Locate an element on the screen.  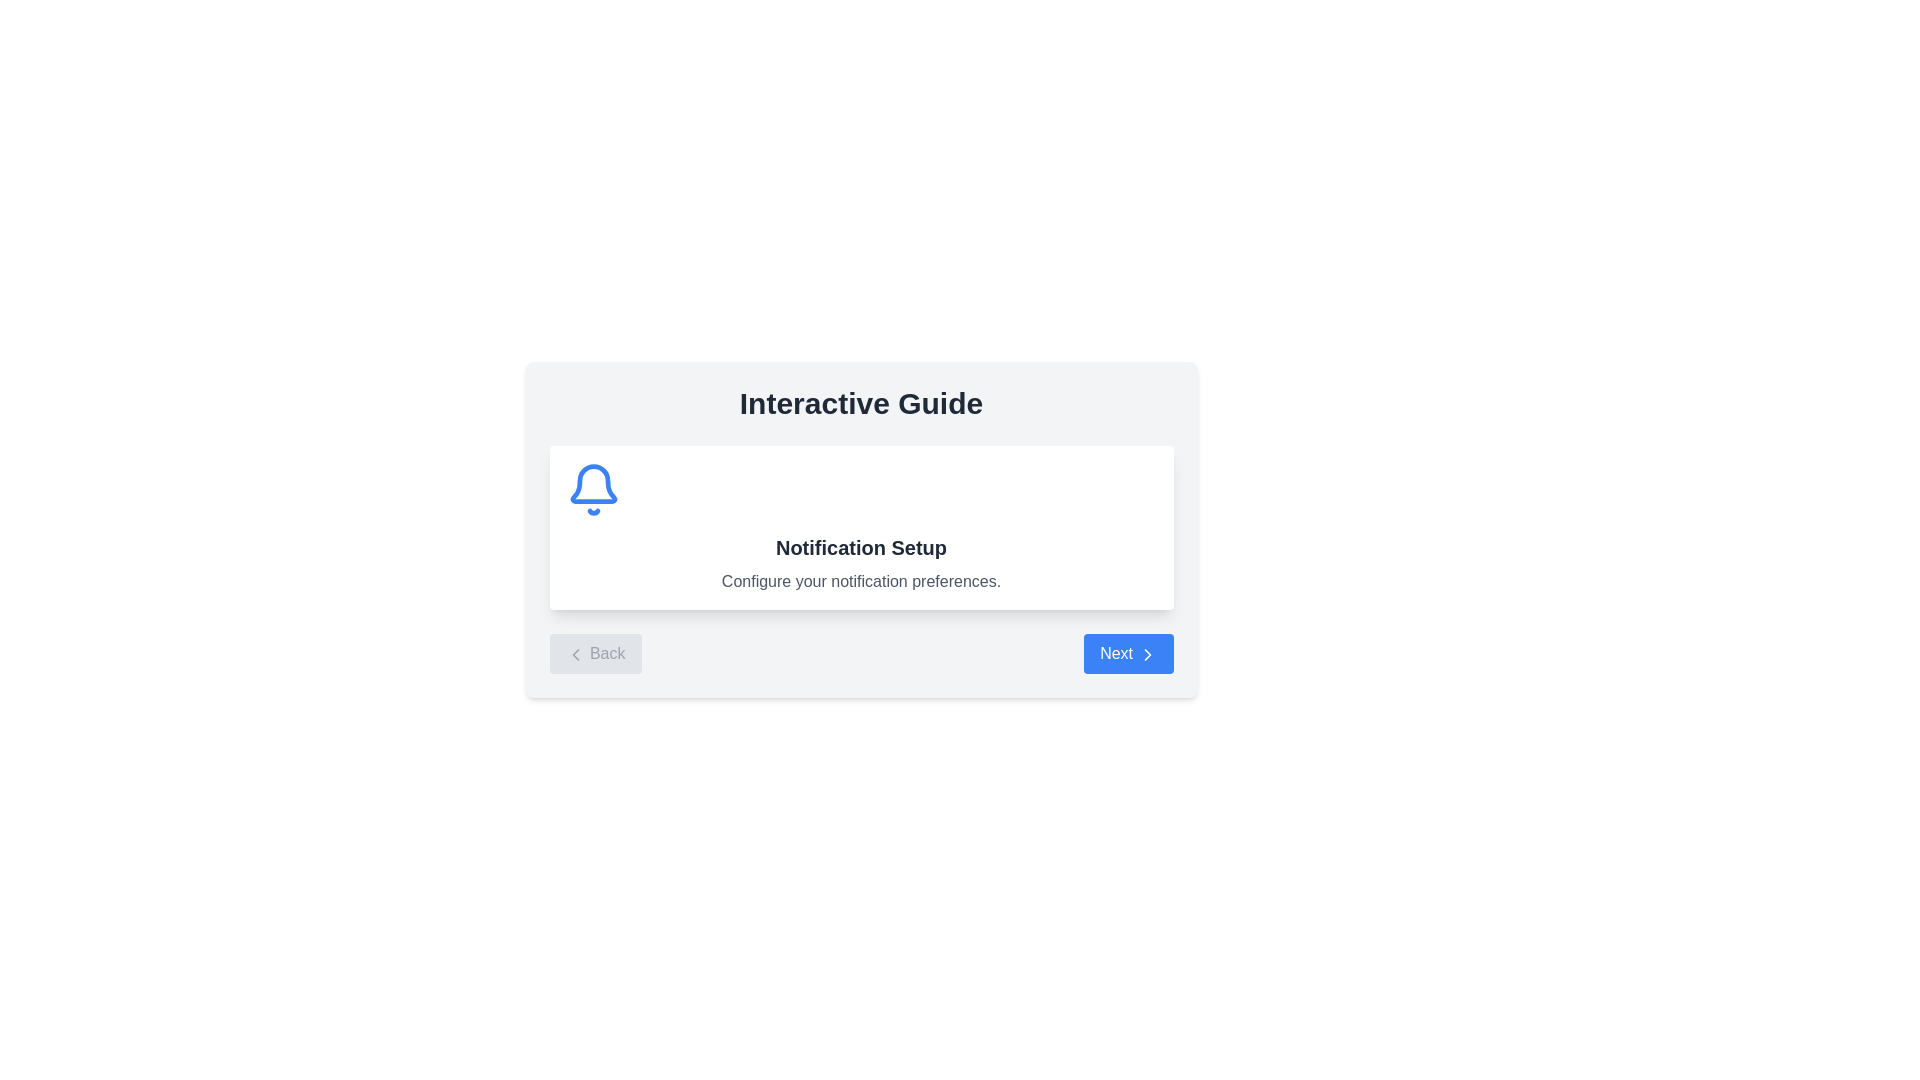
the forward navigation icon located inside the blue 'Next' button for visual feedback is located at coordinates (1147, 654).